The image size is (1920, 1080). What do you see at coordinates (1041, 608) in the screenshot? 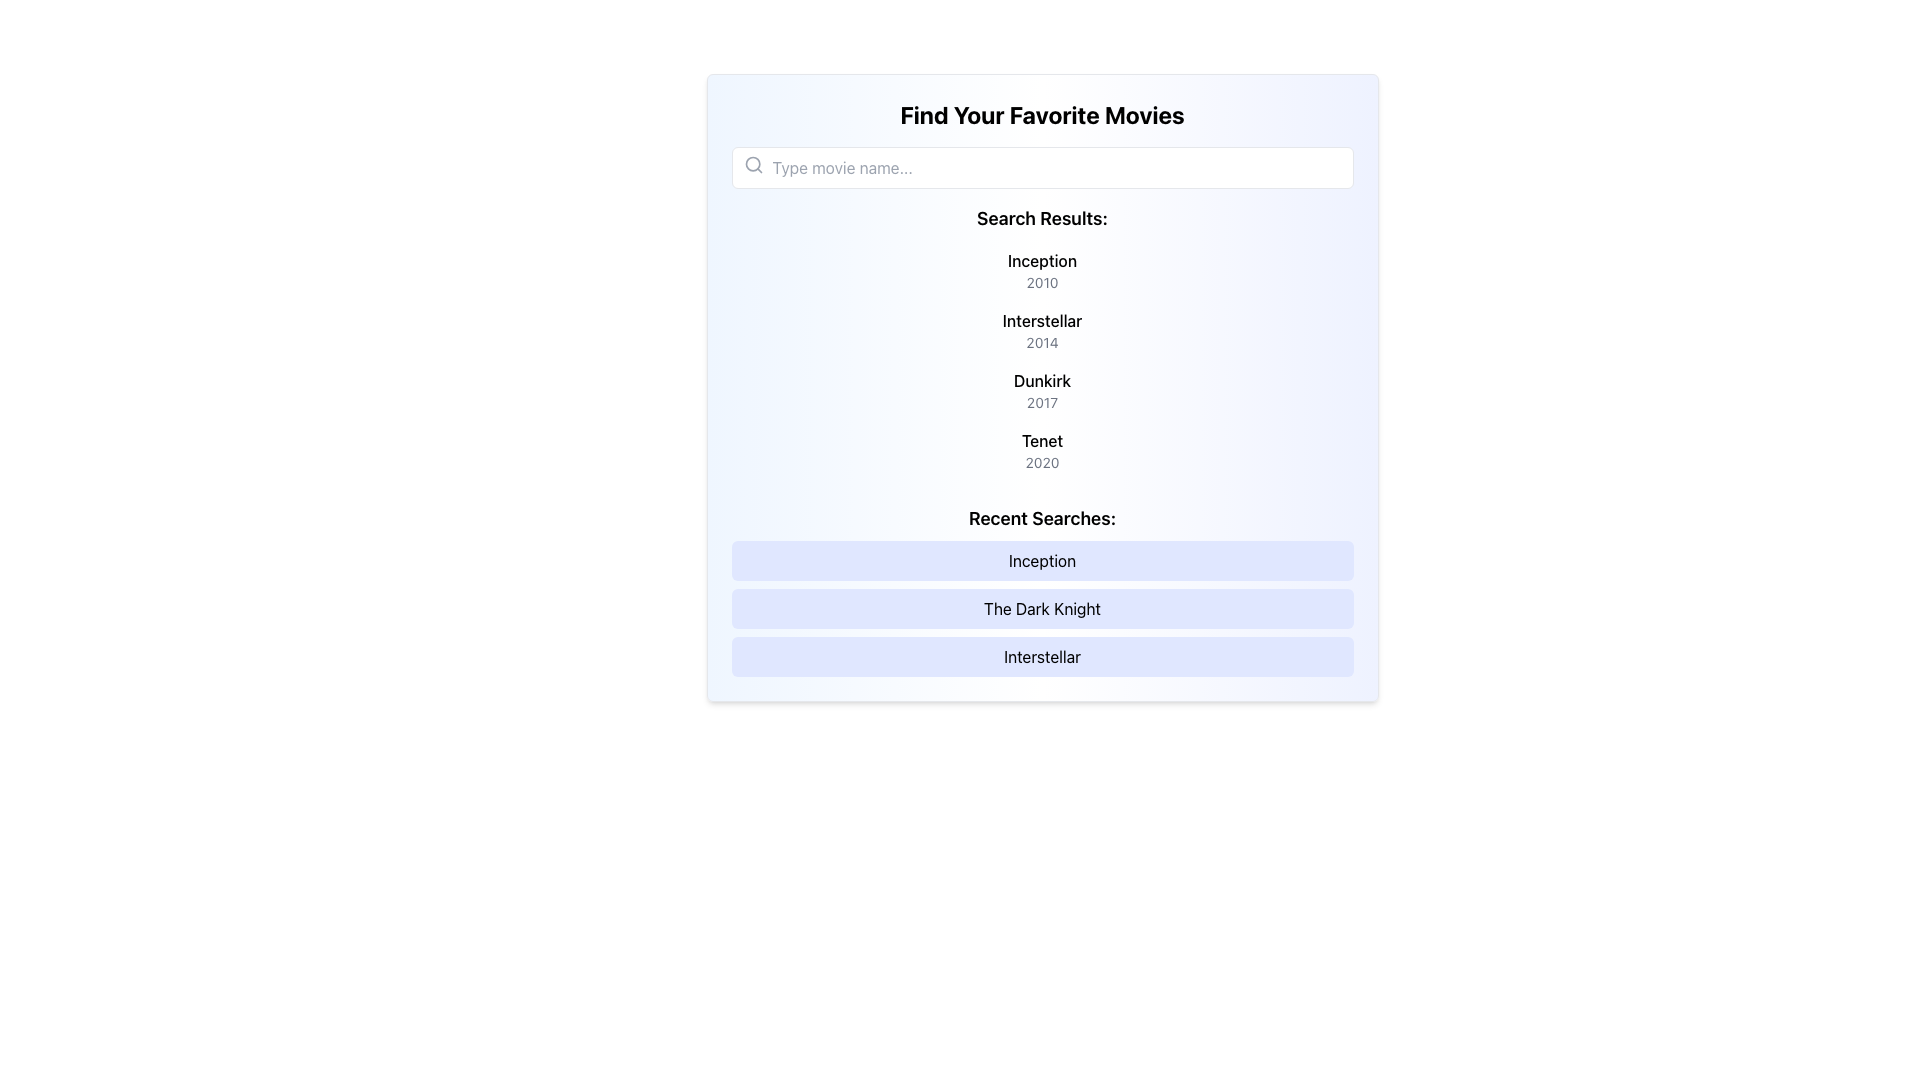
I see `the button representing a previously searched movie title in the 'Recent Searches' section` at bounding box center [1041, 608].